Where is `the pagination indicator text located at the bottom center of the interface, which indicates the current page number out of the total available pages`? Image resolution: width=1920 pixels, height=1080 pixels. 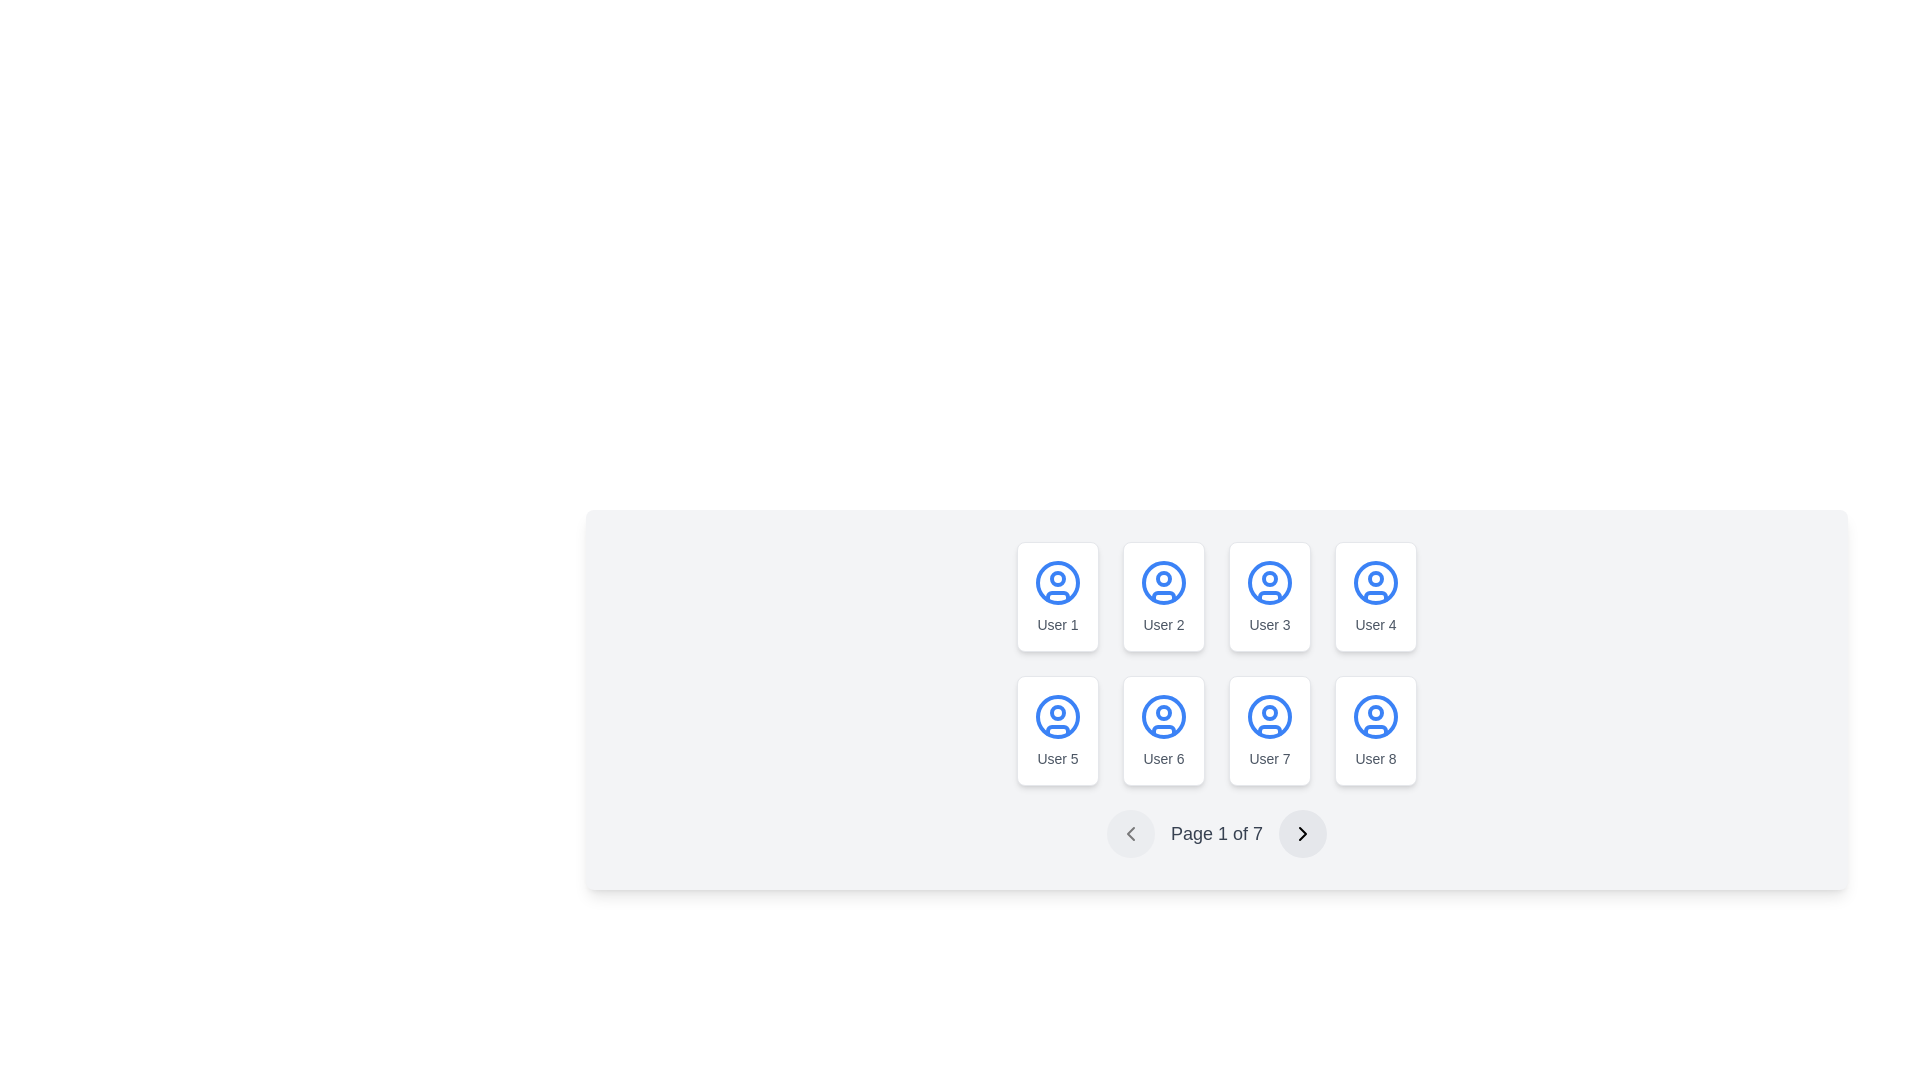
the pagination indicator text located at the bottom center of the interface, which indicates the current page number out of the total available pages is located at coordinates (1216, 833).